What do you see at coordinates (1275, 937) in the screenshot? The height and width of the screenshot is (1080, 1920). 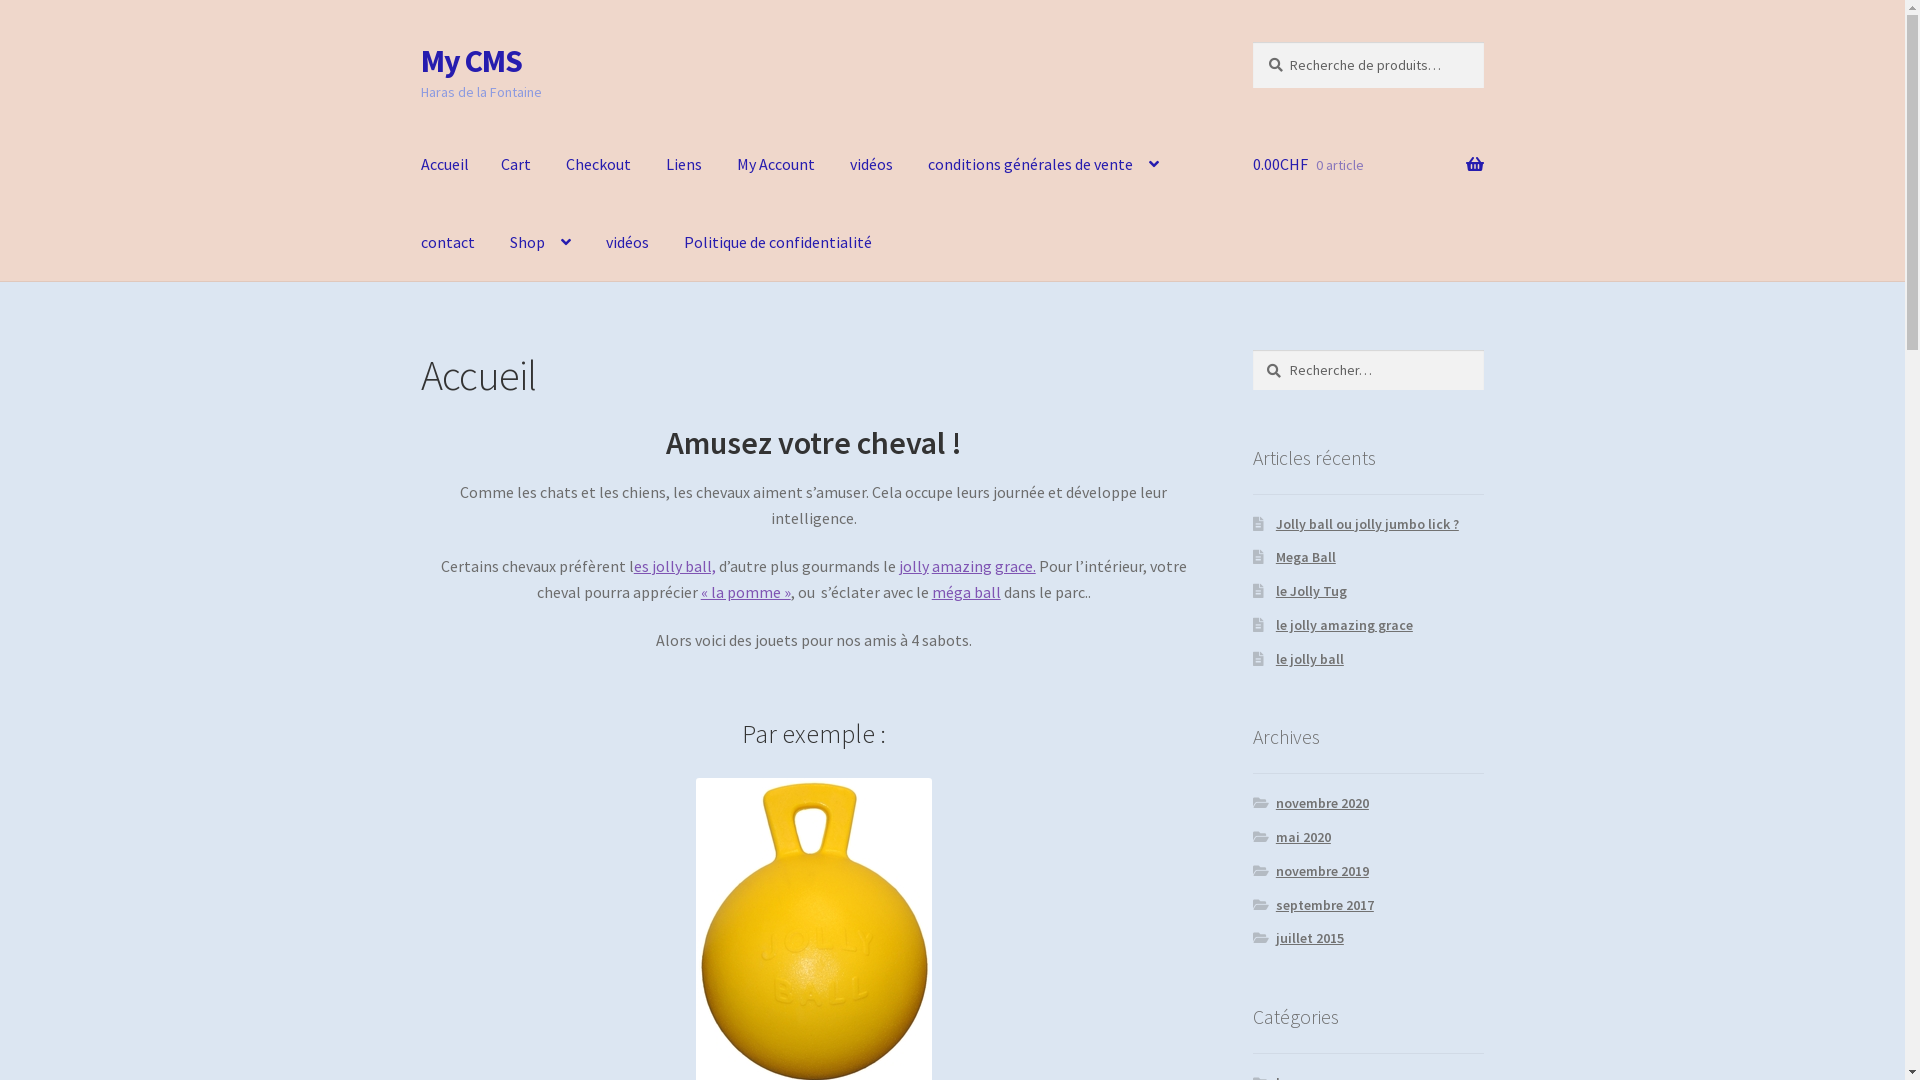 I see `'juillet 2015'` at bounding box center [1275, 937].